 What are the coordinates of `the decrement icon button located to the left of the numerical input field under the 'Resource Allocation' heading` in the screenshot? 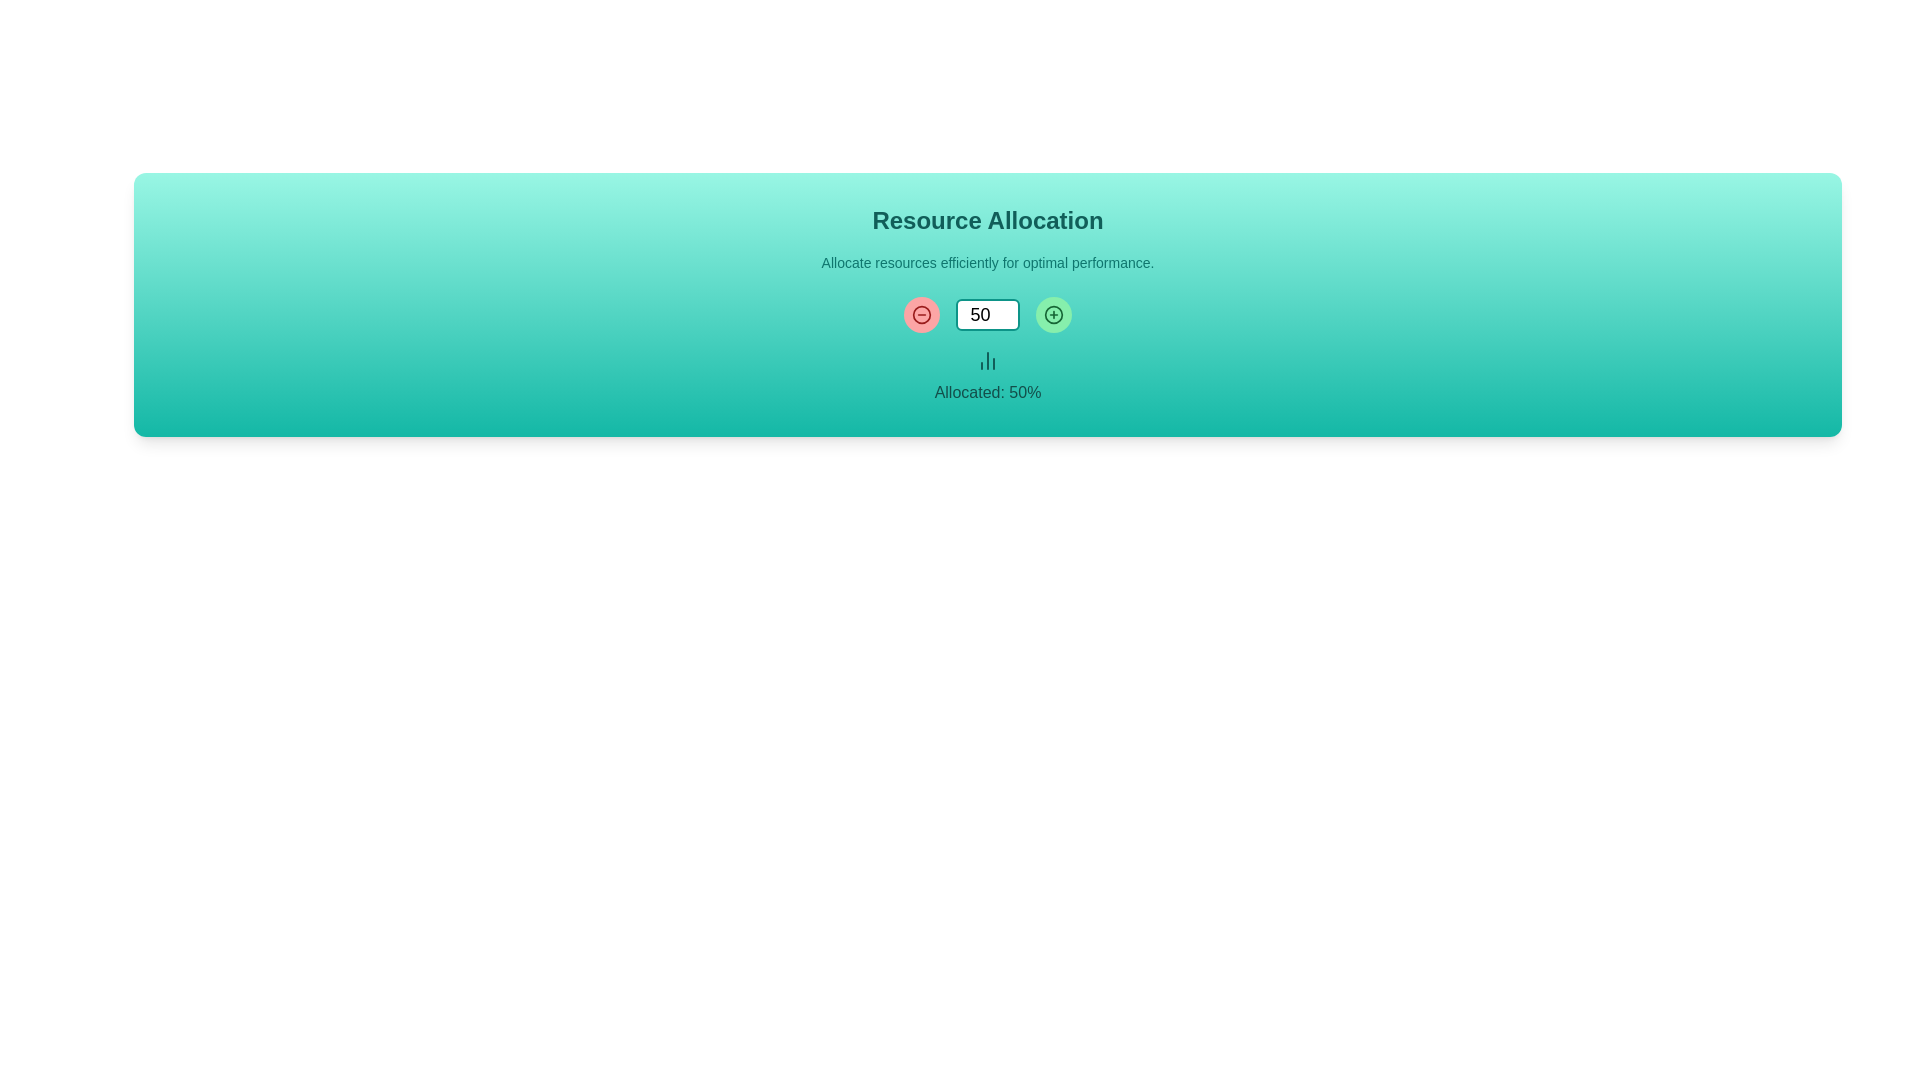 It's located at (920, 315).